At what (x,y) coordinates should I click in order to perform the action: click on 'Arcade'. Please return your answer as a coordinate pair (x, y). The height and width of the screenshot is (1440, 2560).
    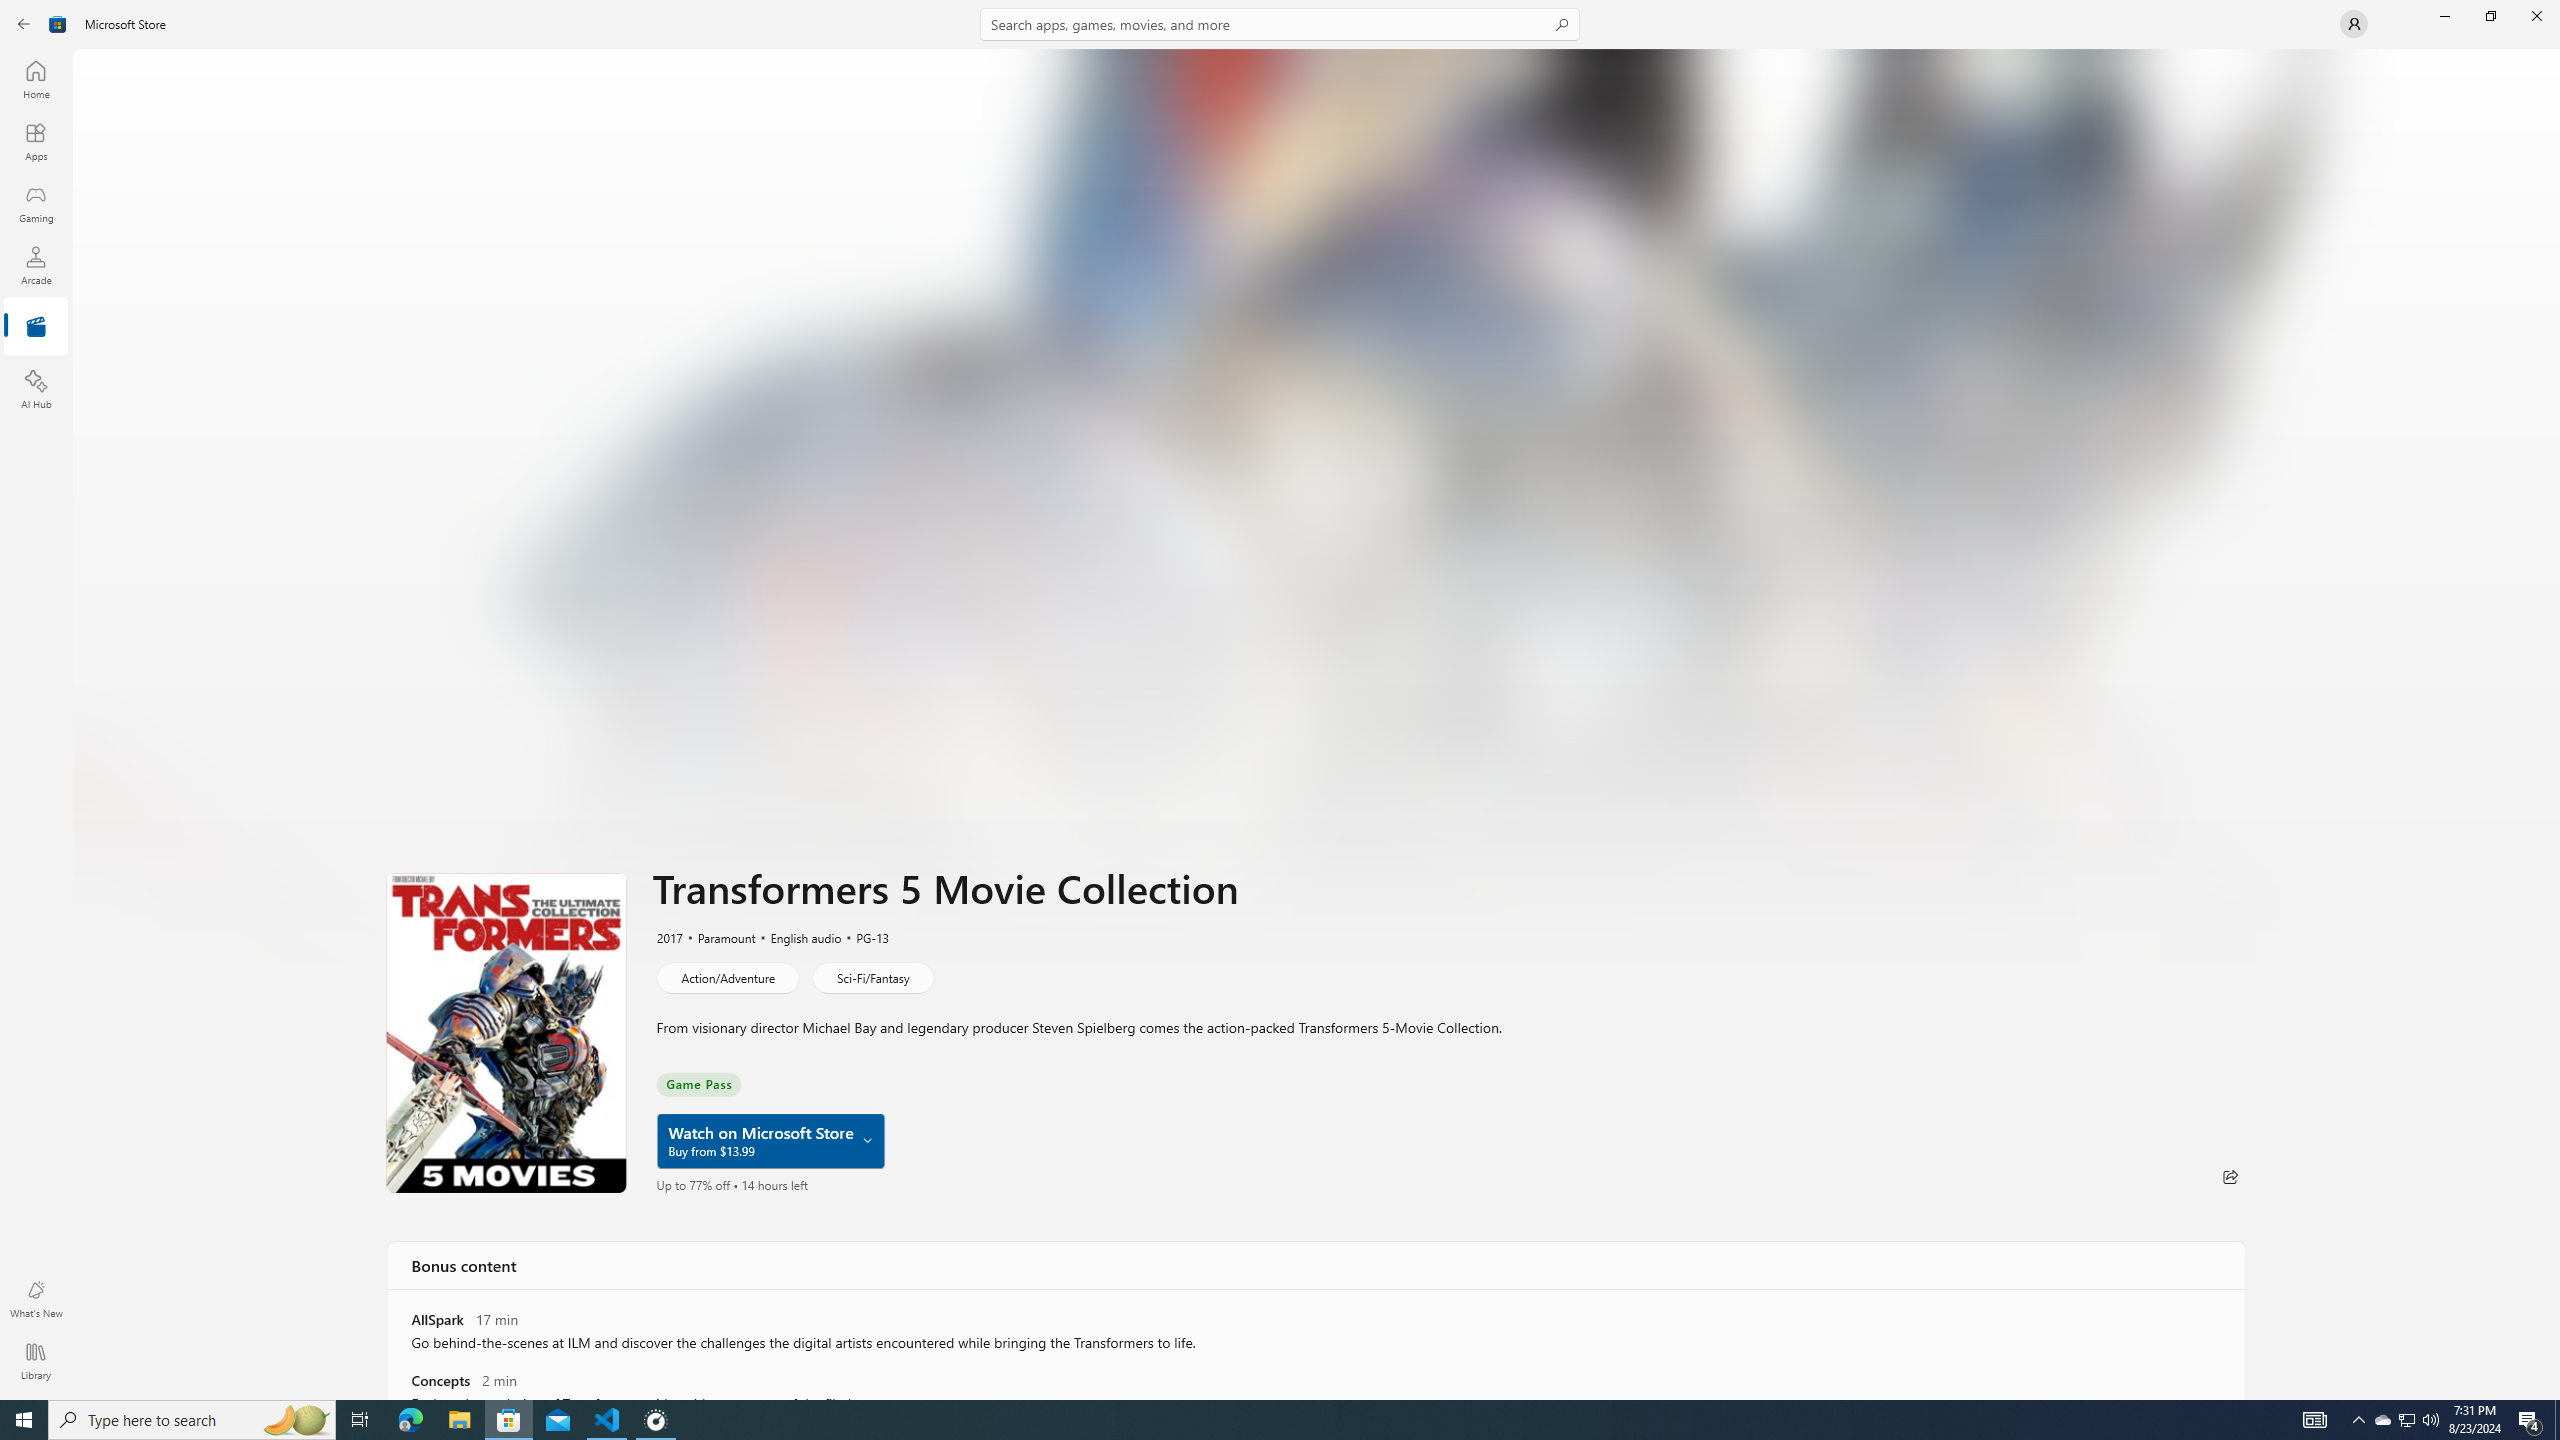
    Looking at the image, I should click on (34, 264).